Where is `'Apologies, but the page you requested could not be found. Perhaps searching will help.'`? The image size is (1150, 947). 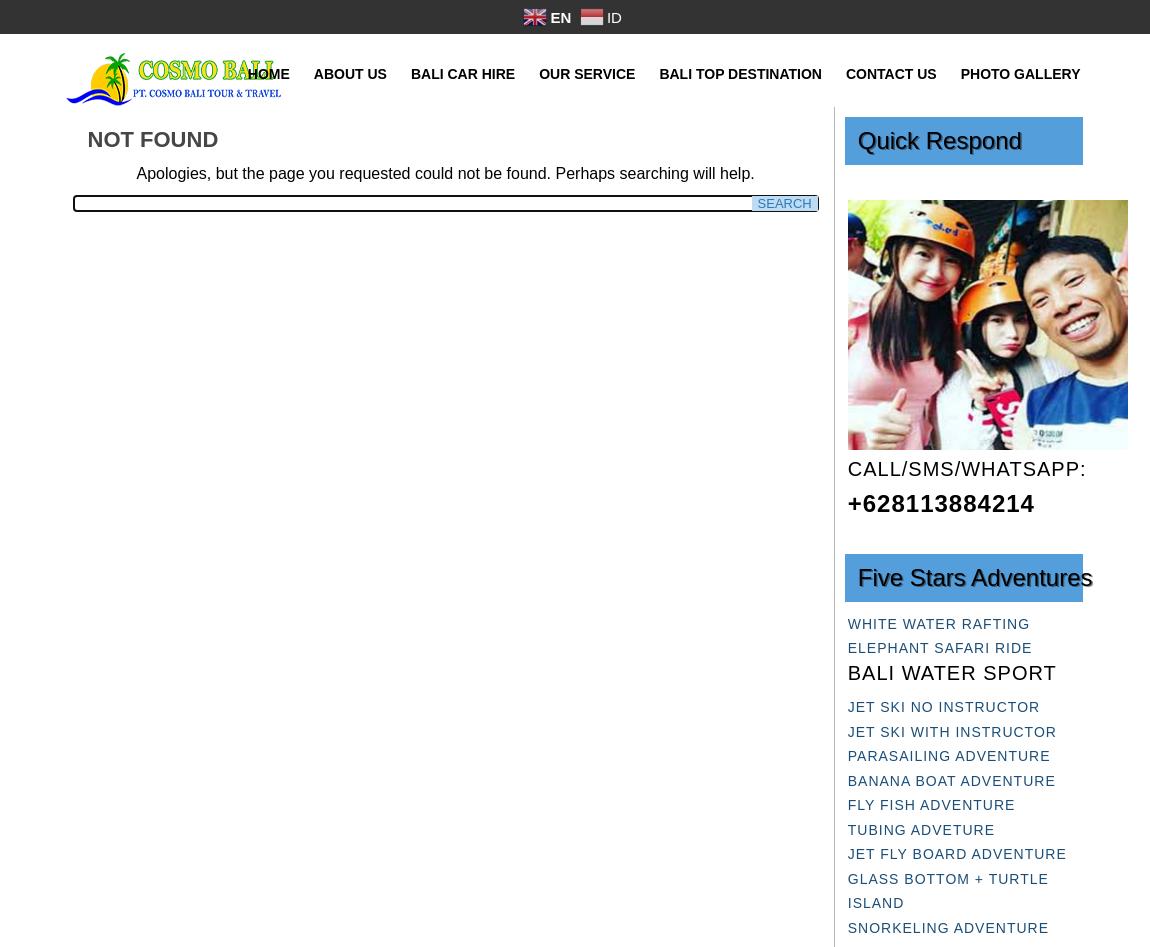 'Apologies, but the page you requested could not be found. Perhaps searching will help.' is located at coordinates (445, 172).